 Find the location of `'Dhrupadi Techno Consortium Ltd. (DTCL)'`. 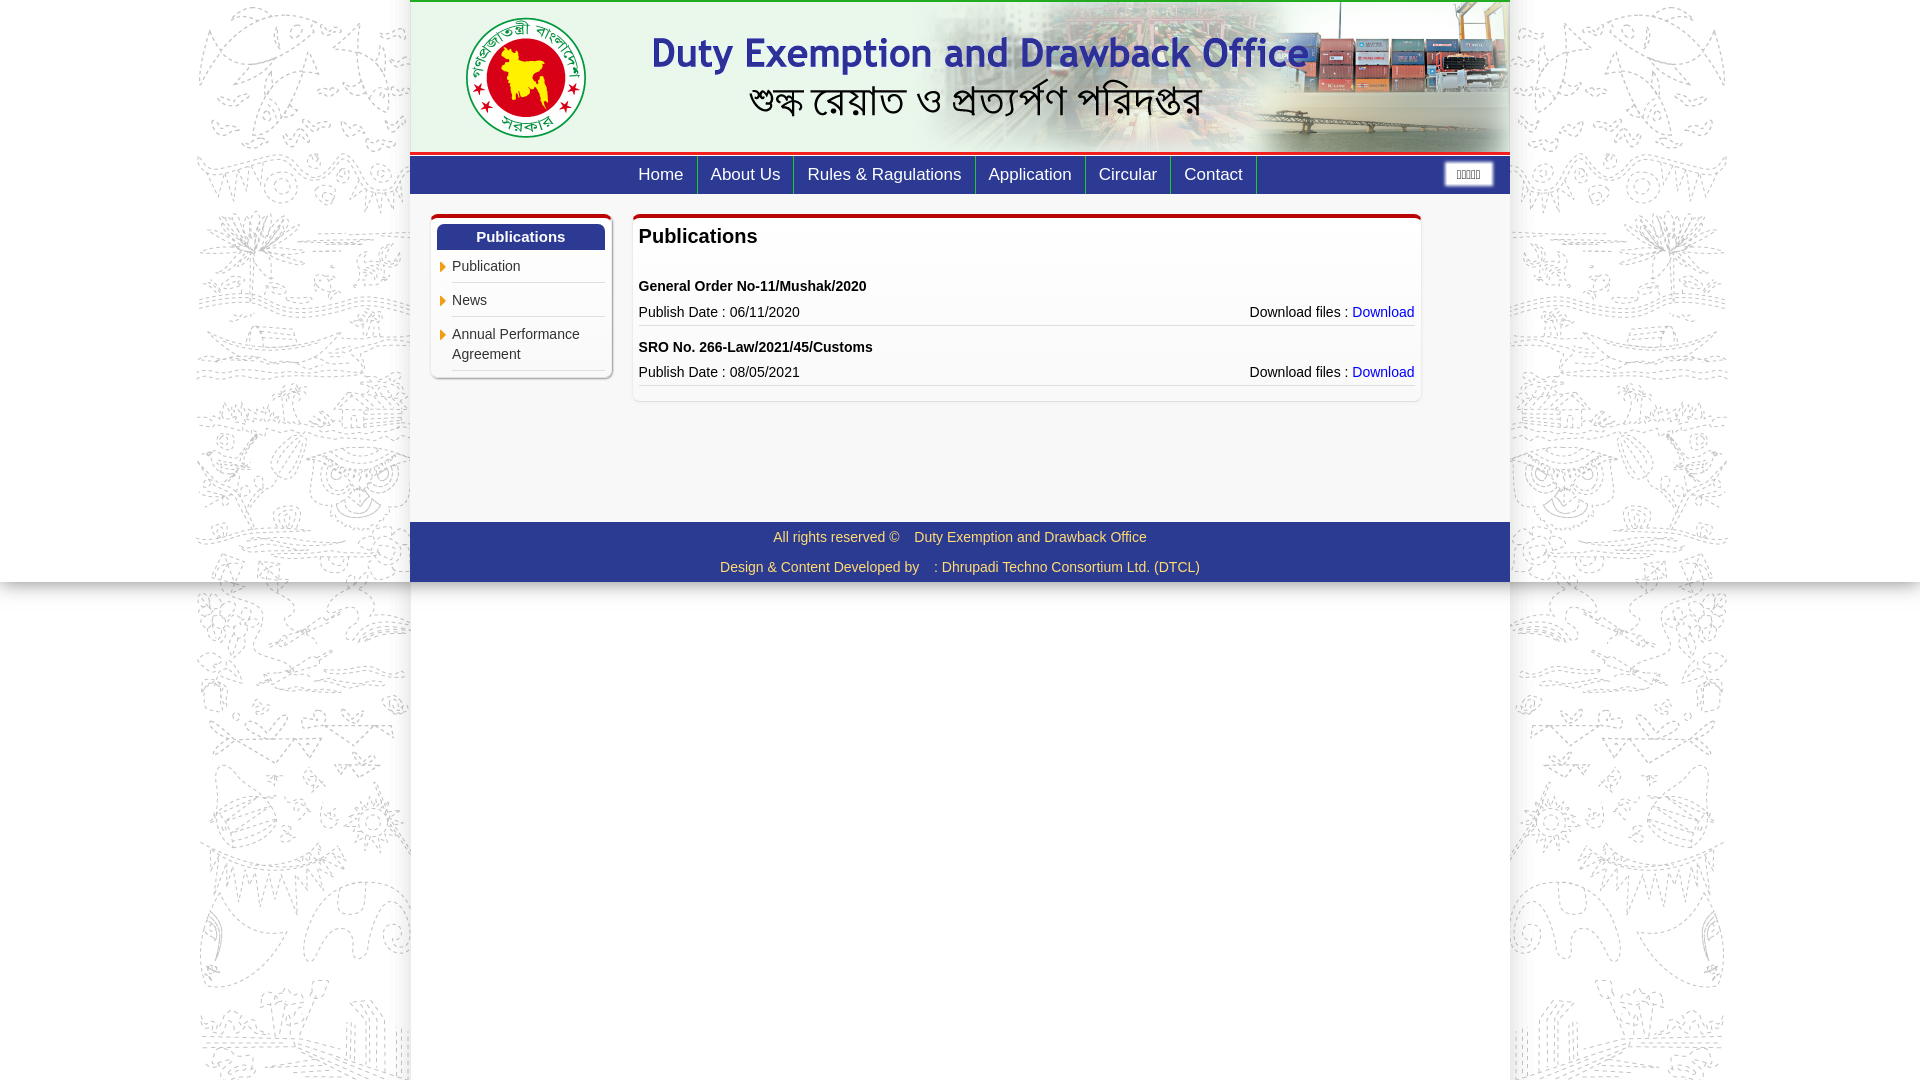

'Dhrupadi Techno Consortium Ltd. (DTCL)' is located at coordinates (1069, 567).